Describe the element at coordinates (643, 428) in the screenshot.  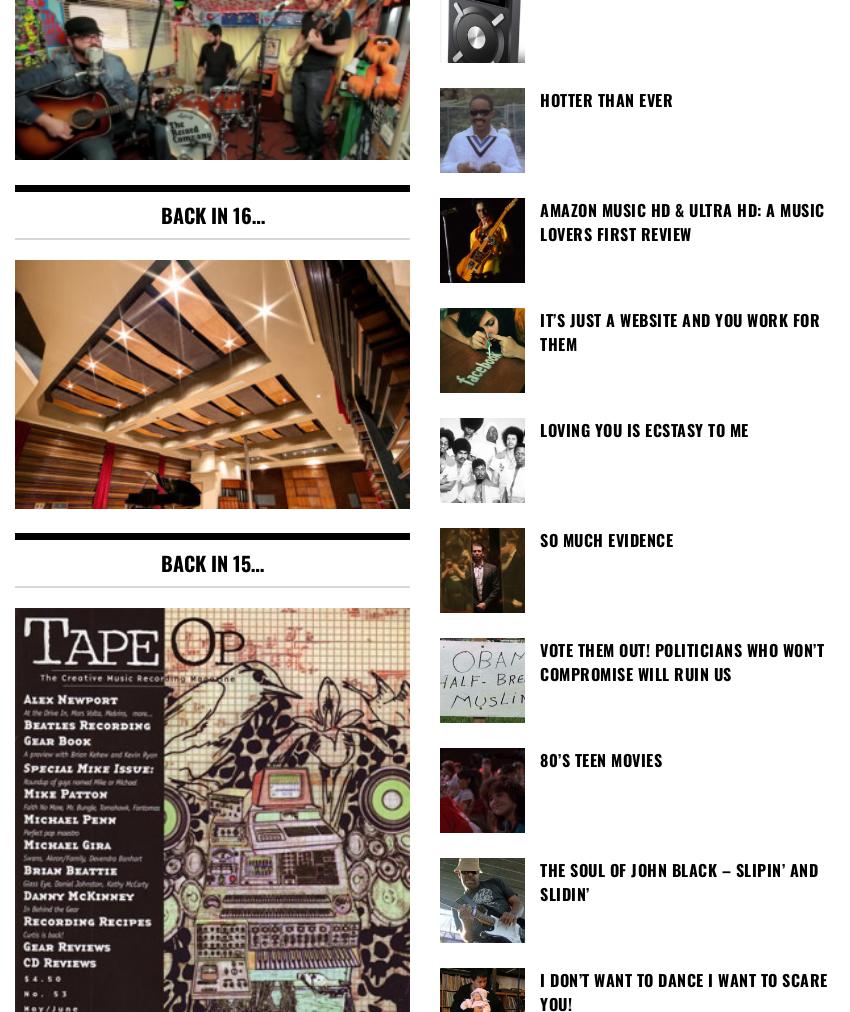
I see `'Loving You Is Ecstasy To Me'` at that location.